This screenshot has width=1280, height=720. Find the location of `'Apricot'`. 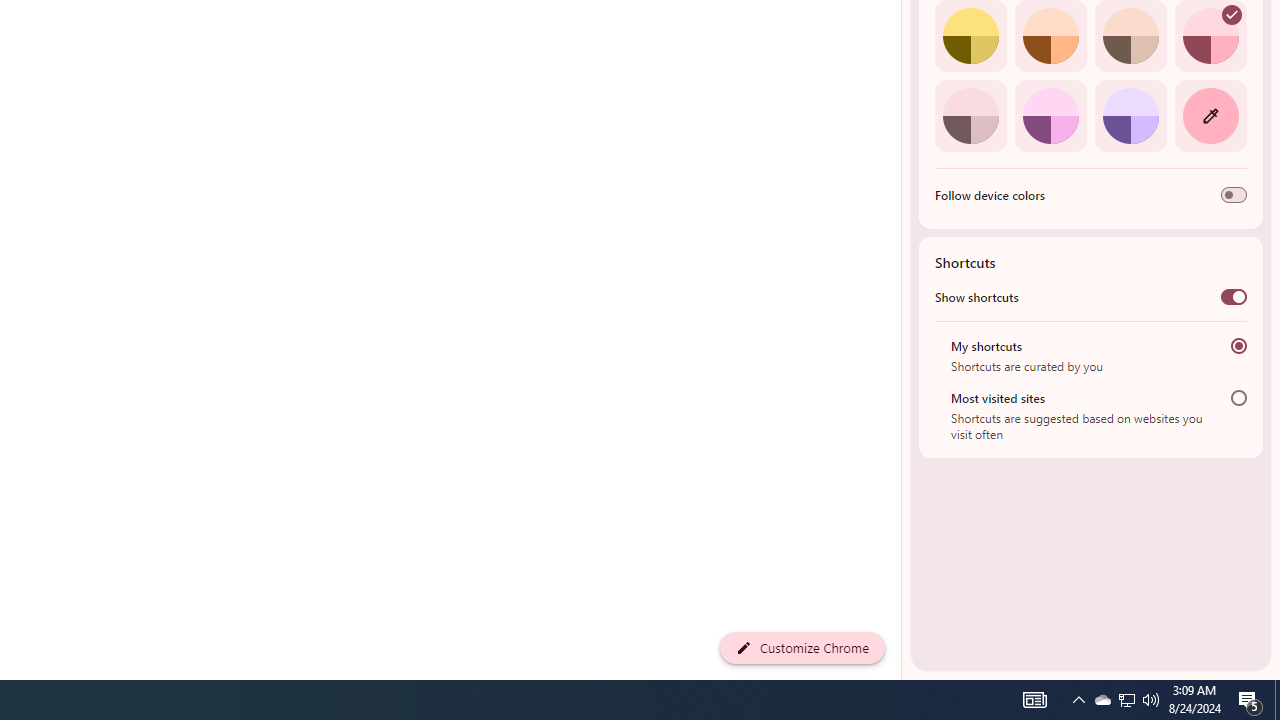

'Apricot' is located at coordinates (1130, 36).